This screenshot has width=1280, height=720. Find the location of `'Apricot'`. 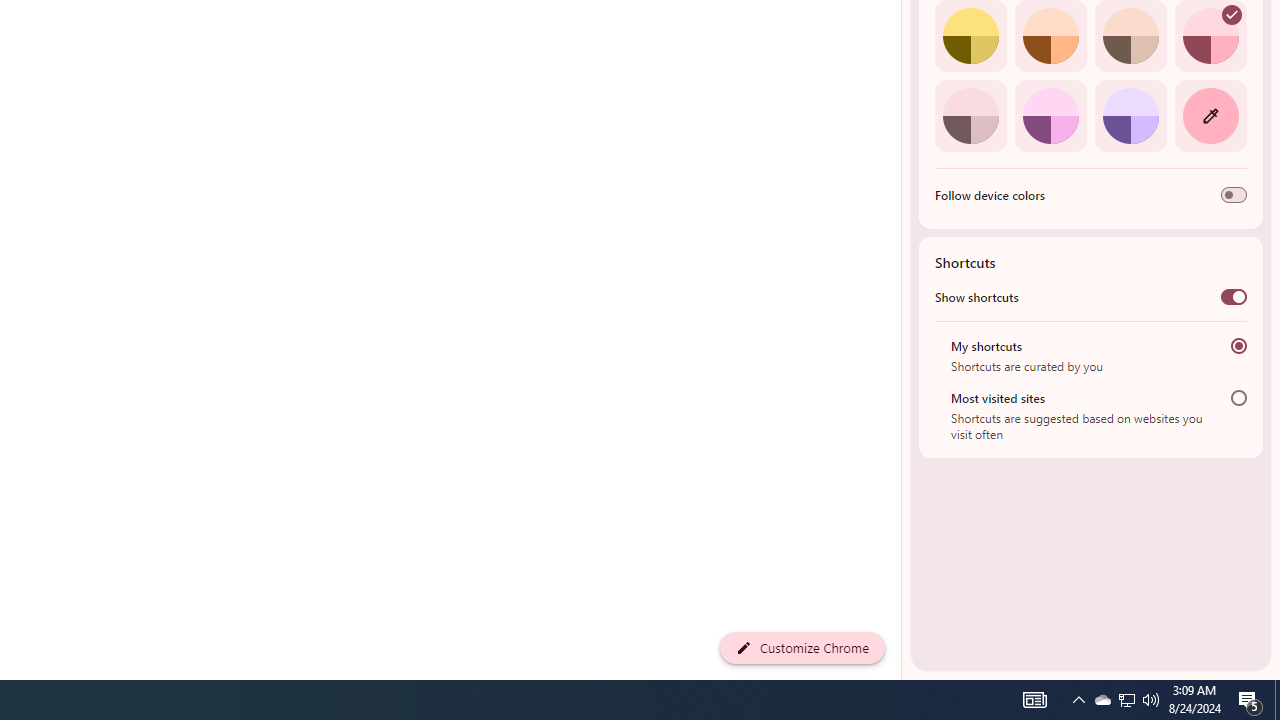

'Apricot' is located at coordinates (1130, 36).